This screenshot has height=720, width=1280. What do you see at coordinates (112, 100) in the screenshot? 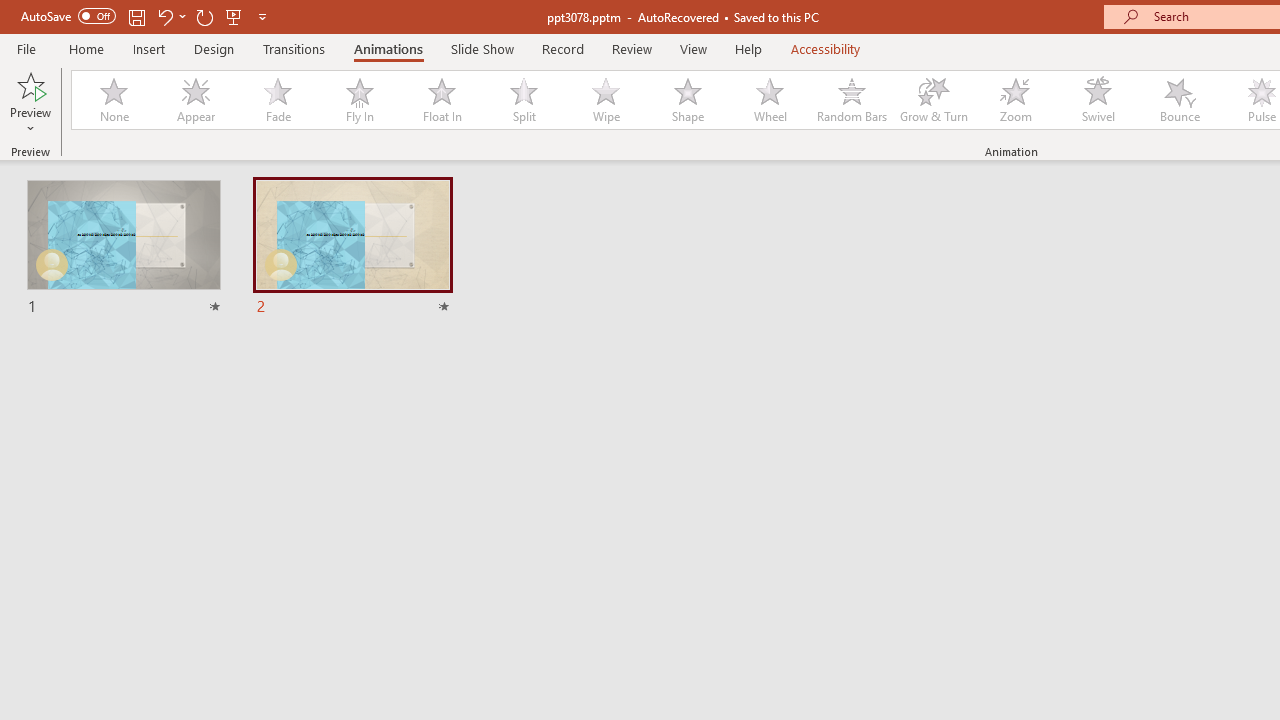
I see `'None'` at bounding box center [112, 100].